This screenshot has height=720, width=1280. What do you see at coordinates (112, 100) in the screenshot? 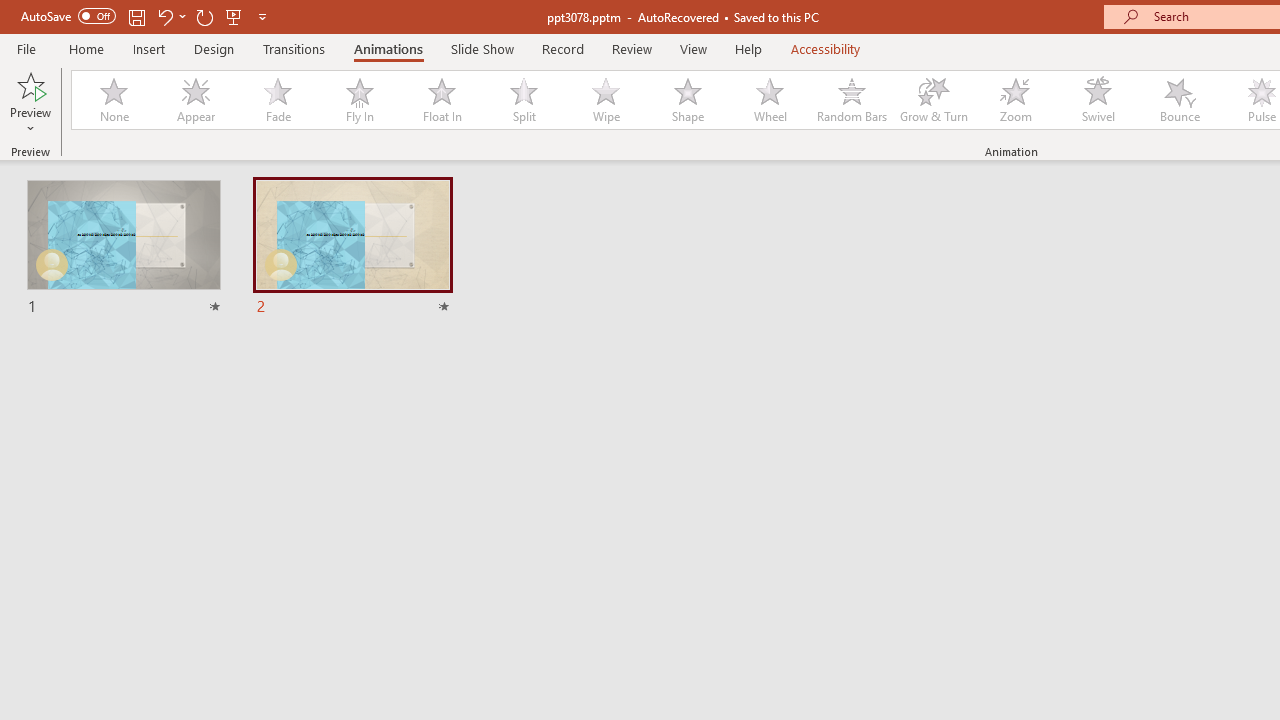
I see `'None'` at bounding box center [112, 100].